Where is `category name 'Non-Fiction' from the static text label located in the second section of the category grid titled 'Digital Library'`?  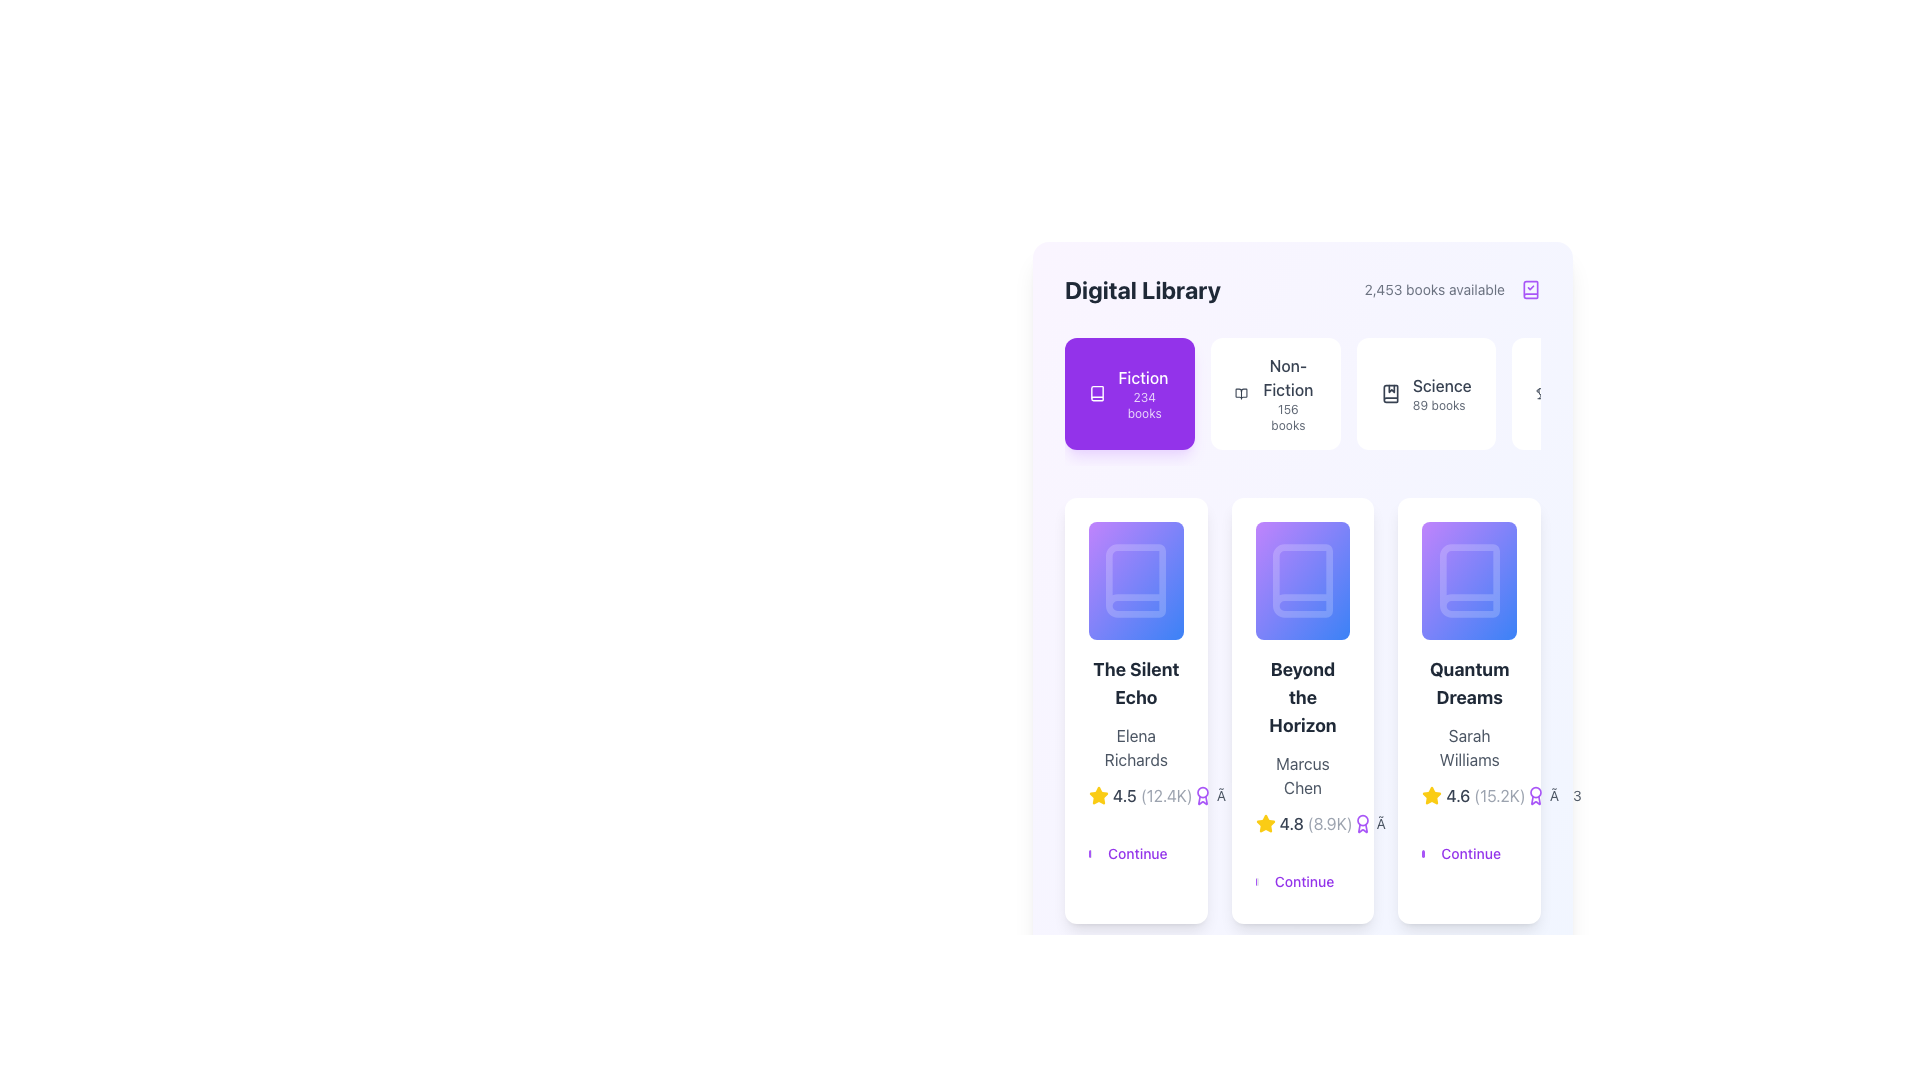 category name 'Non-Fiction' from the static text label located in the second section of the category grid titled 'Digital Library' is located at coordinates (1288, 378).